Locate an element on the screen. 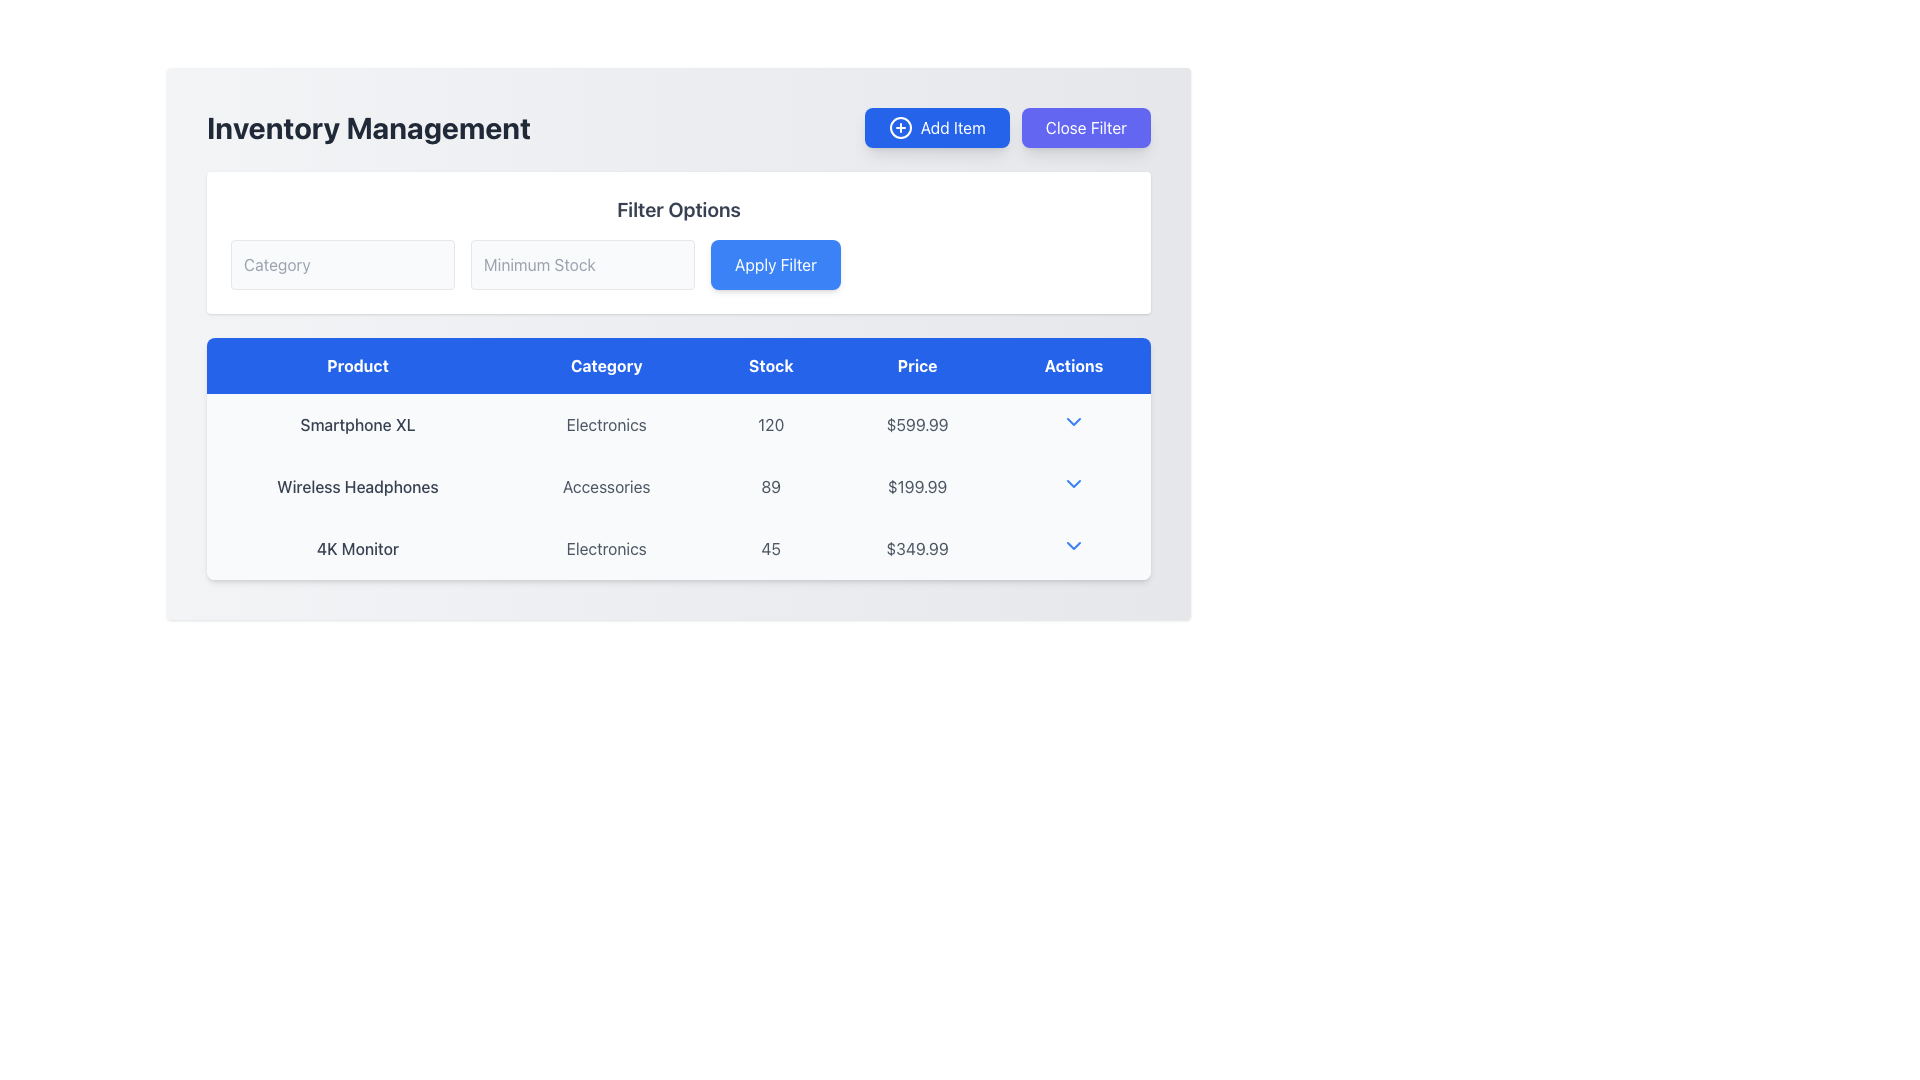 This screenshot has height=1080, width=1920. the 'Add Item' button by clicking on the icon element (circle) located at the top-right area of the interface is located at coordinates (899, 127).